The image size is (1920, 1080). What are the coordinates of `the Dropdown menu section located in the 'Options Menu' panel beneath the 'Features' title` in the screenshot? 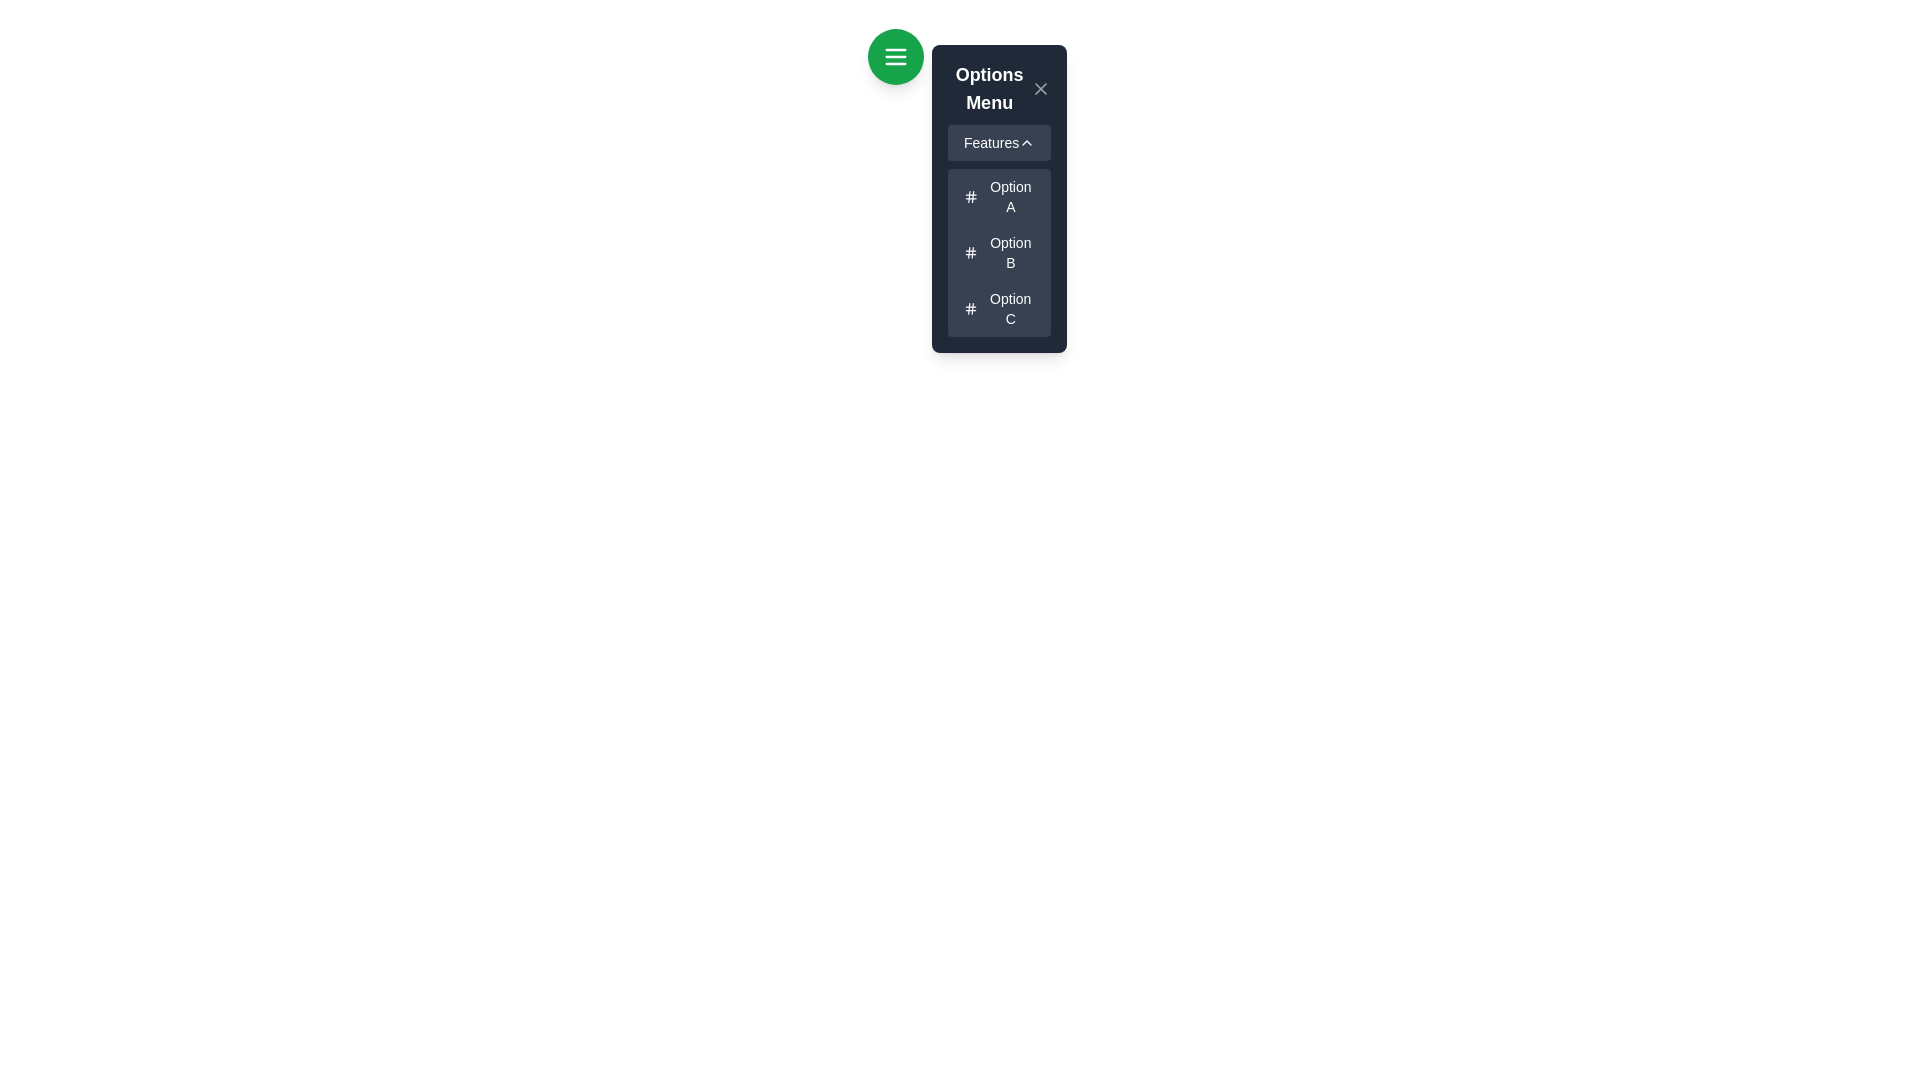 It's located at (999, 230).